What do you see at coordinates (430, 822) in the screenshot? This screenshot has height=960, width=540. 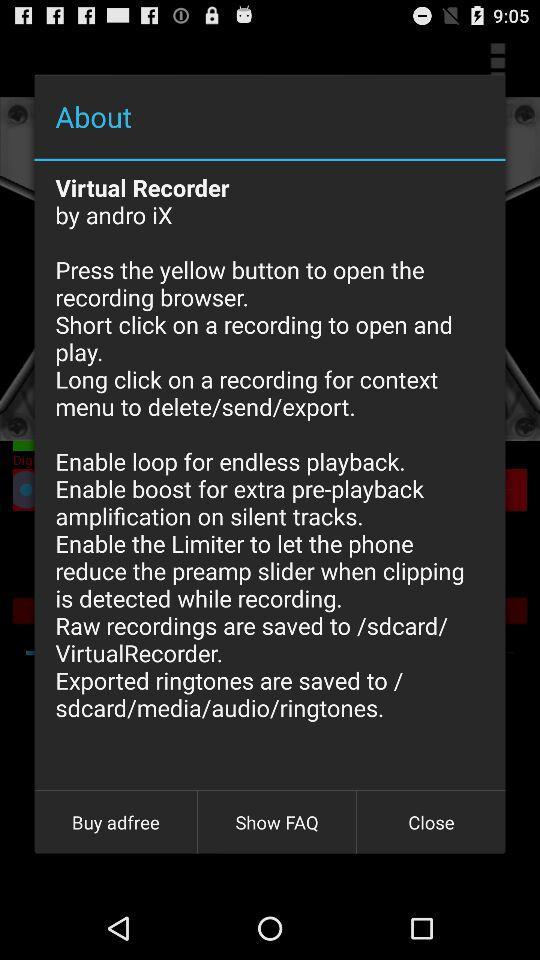 I see `close at the bottom right corner` at bounding box center [430, 822].